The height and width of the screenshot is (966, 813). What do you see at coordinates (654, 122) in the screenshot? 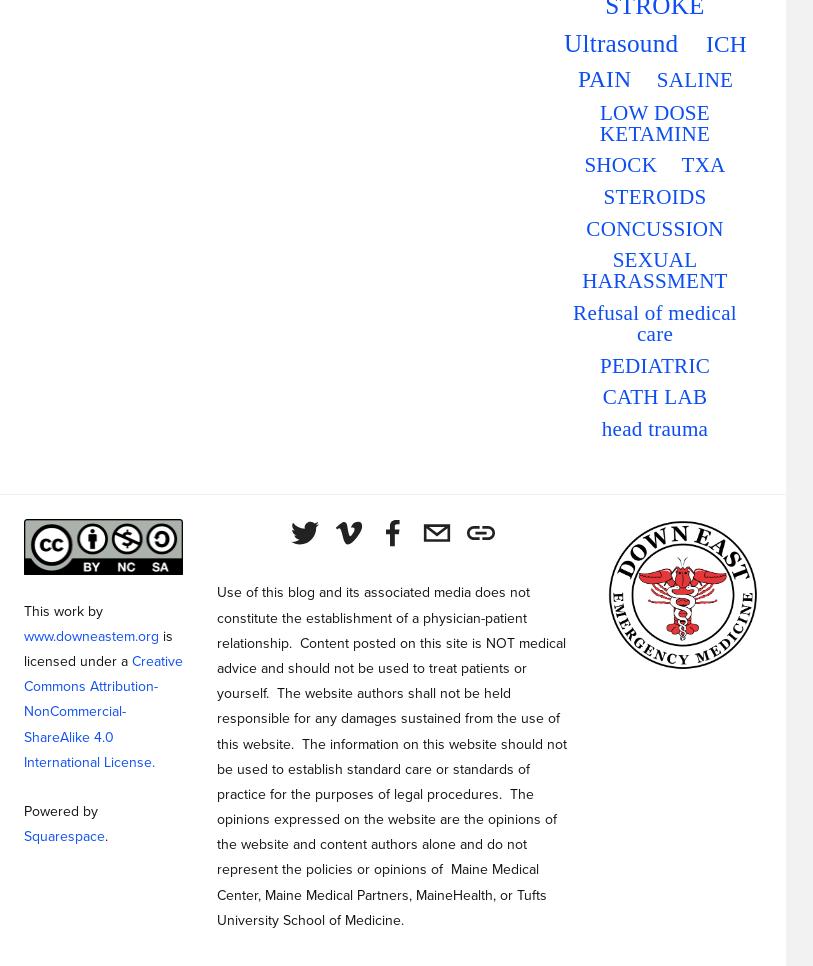
I see `'LOW DOSE KETAMINE'` at bounding box center [654, 122].